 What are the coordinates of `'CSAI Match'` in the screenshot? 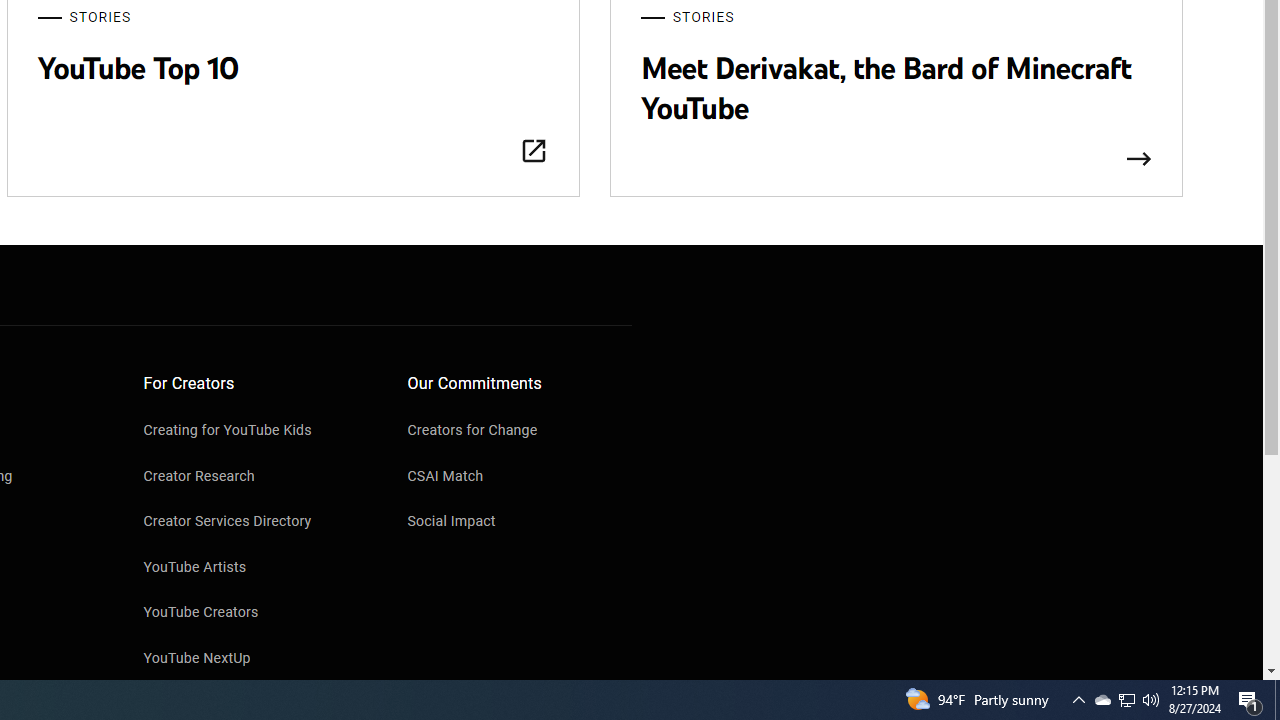 It's located at (519, 478).